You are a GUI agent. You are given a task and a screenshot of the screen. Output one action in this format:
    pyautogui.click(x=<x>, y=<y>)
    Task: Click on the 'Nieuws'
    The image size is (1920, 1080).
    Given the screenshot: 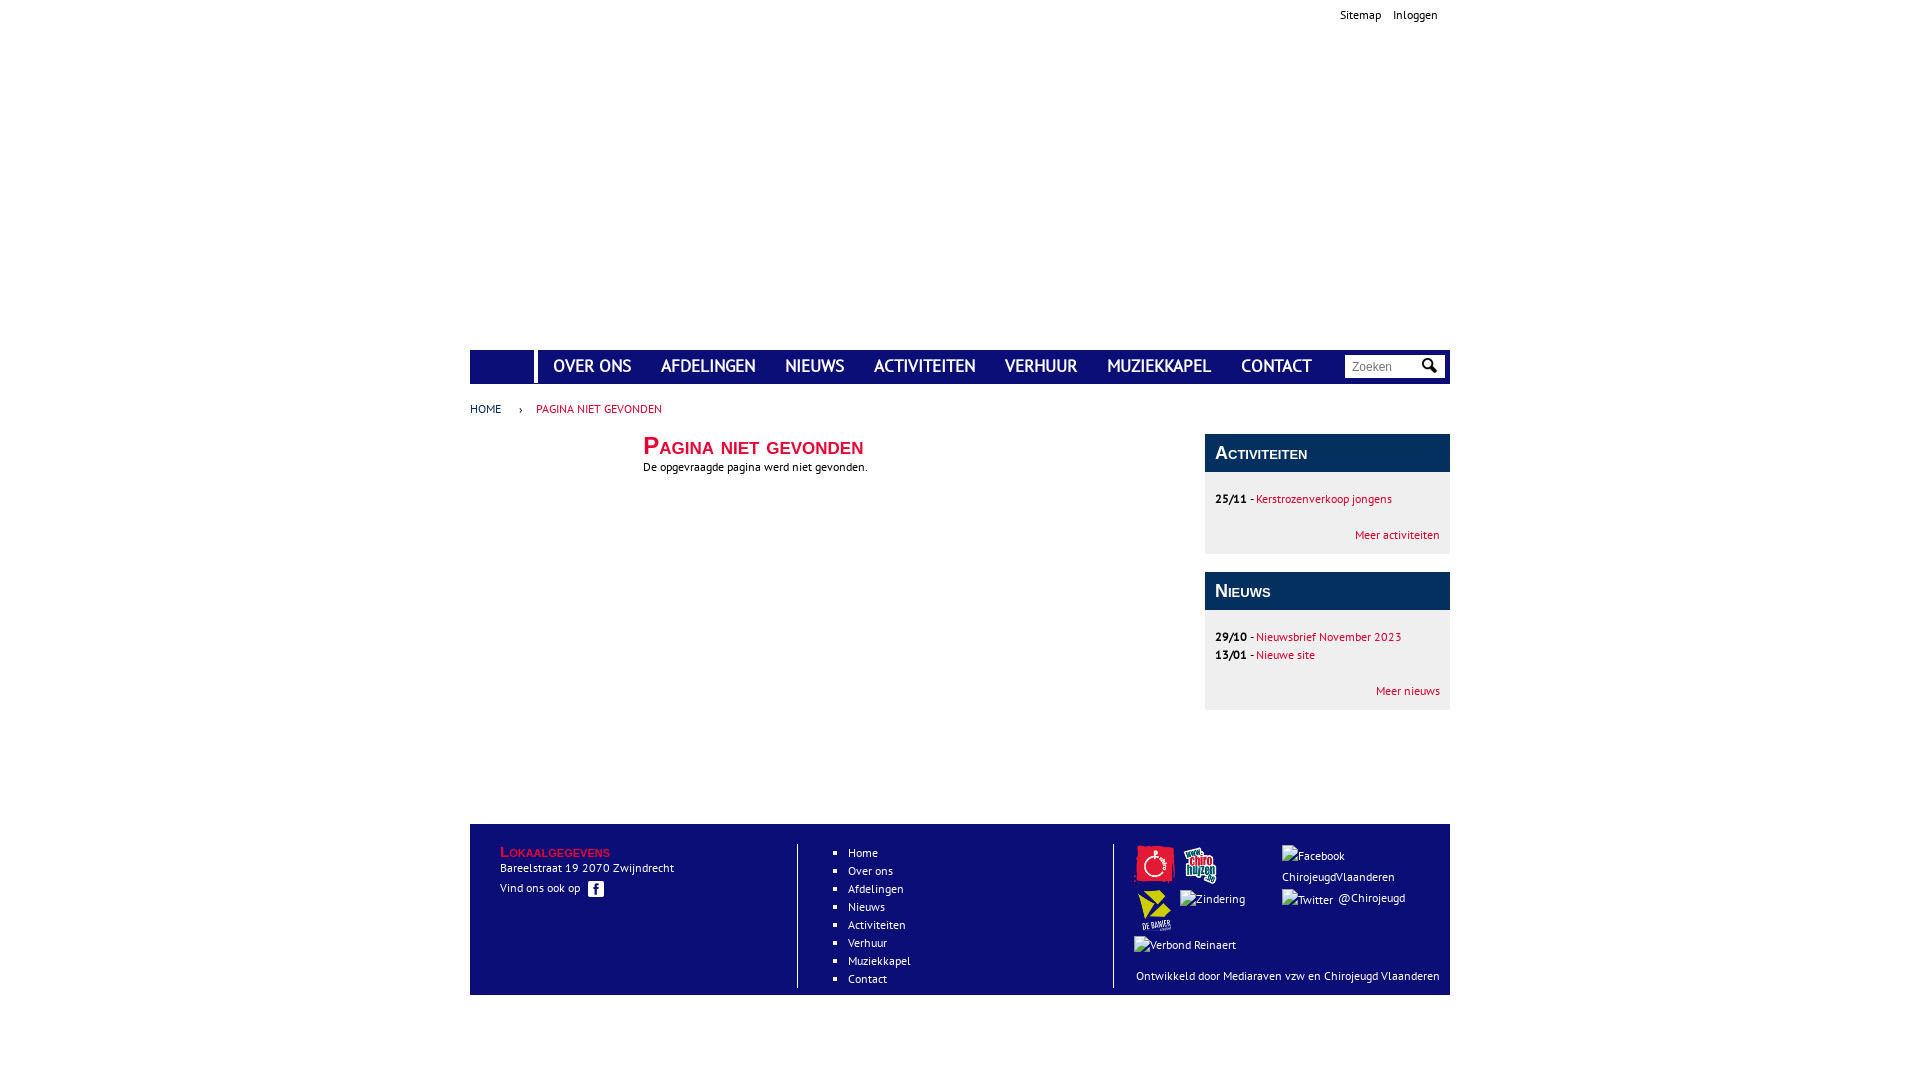 What is the action you would take?
    pyautogui.click(x=848, y=906)
    